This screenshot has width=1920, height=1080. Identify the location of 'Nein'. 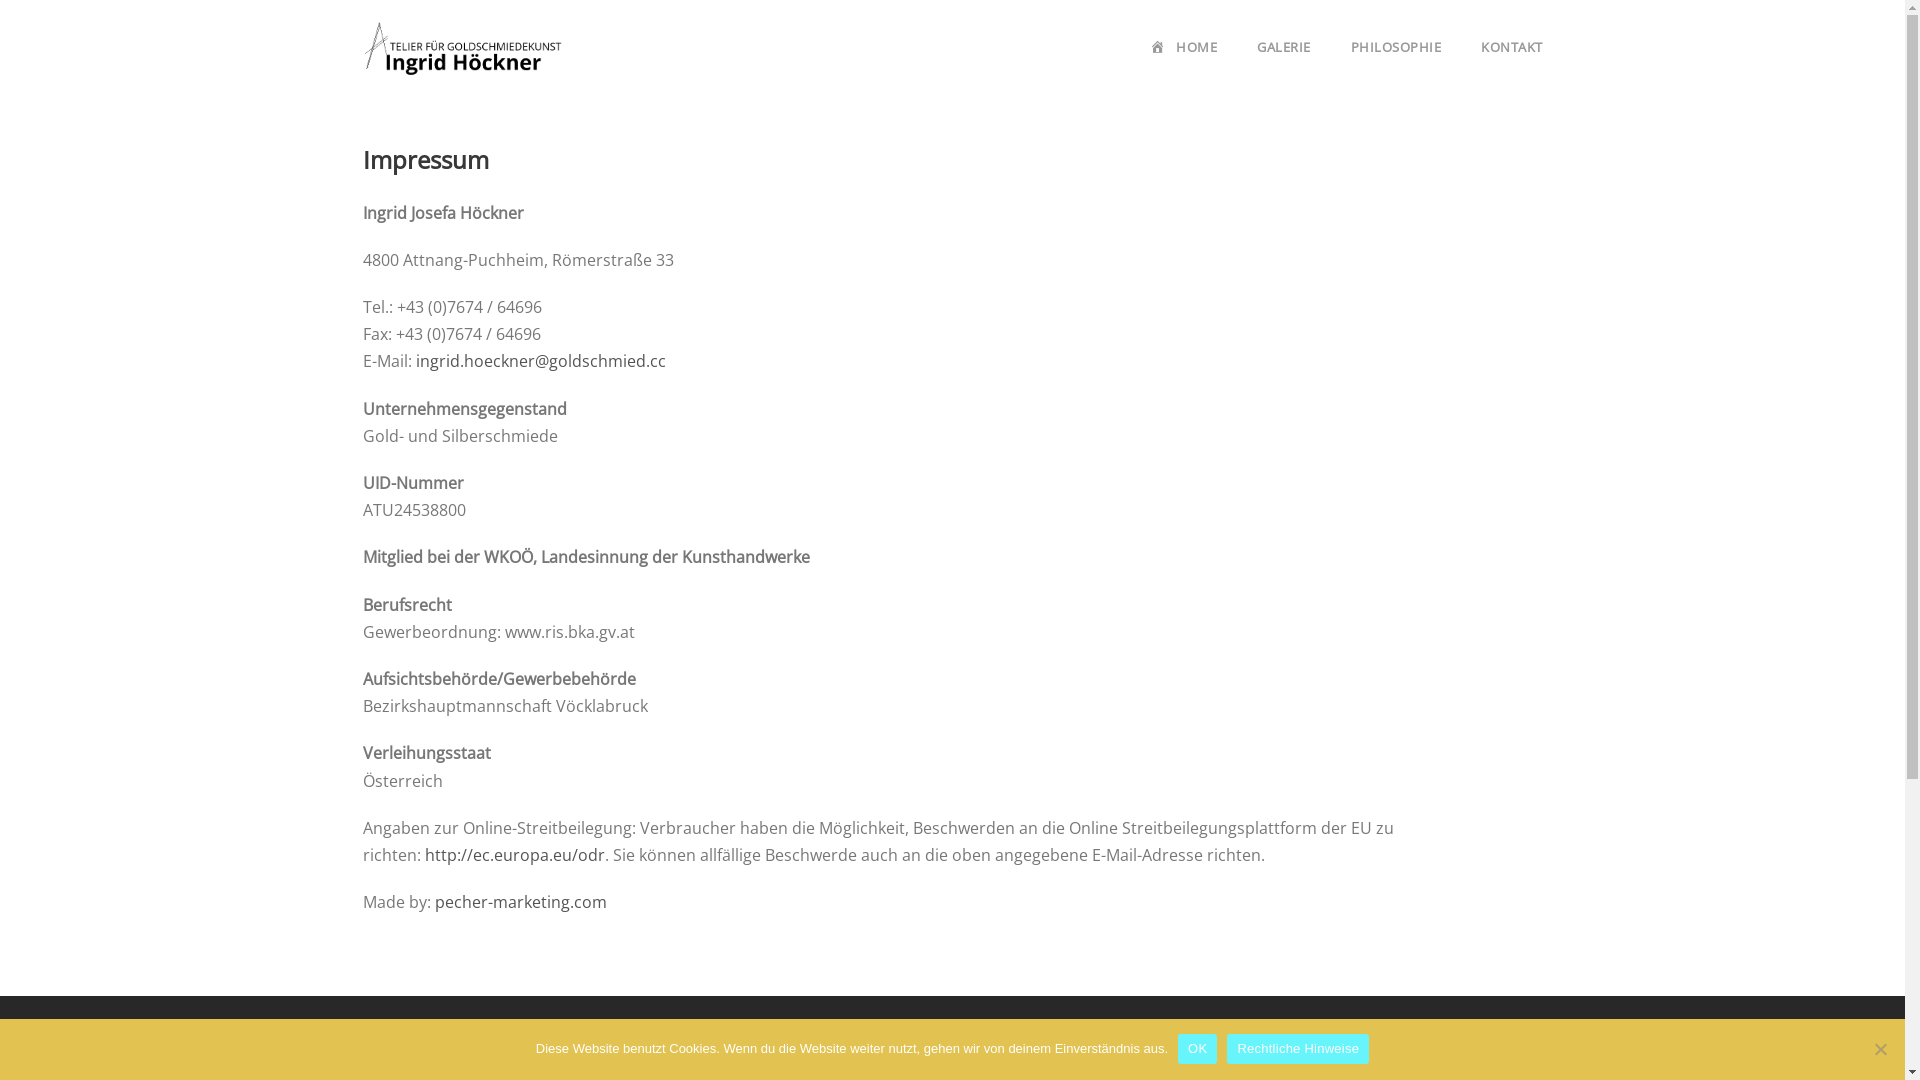
(1879, 1048).